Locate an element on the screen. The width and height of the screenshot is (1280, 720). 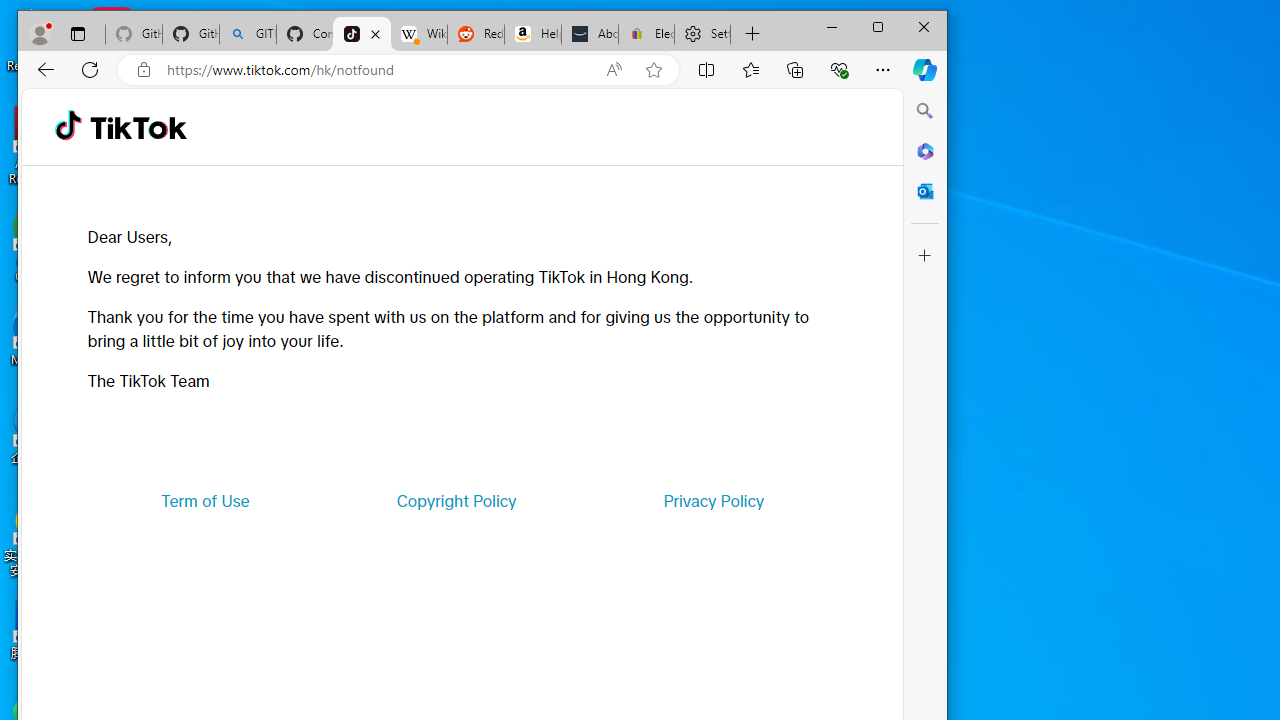
'Maximize' is located at coordinates (878, 27).